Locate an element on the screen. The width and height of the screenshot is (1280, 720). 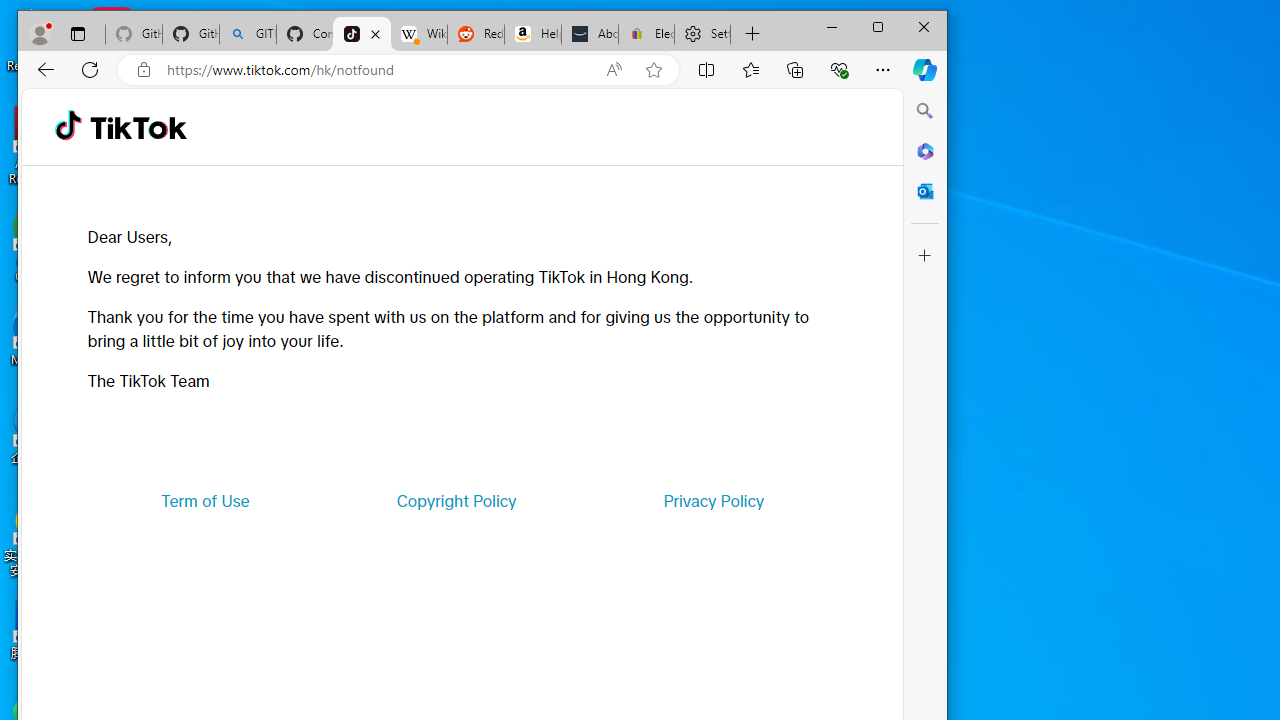
'Maximize' is located at coordinates (878, 27).